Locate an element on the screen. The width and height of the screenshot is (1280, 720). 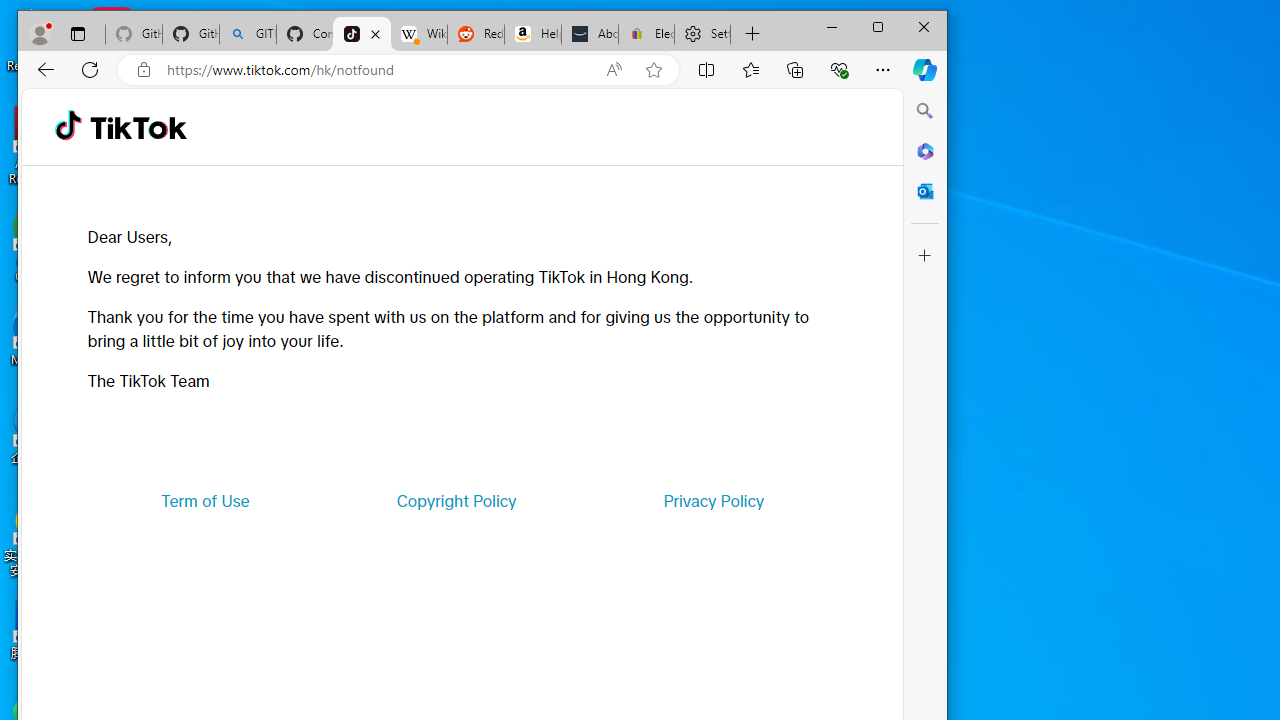
'Maximize' is located at coordinates (878, 27).